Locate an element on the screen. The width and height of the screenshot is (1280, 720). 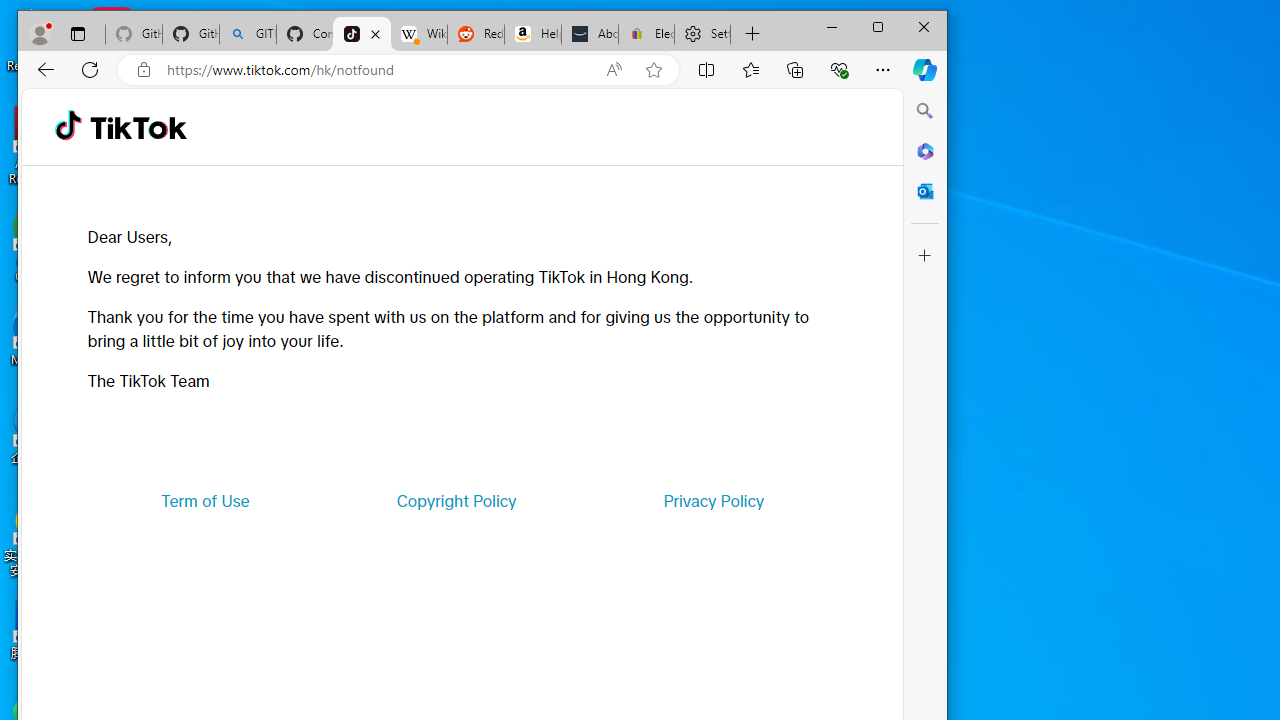
'Maximize' is located at coordinates (878, 27).